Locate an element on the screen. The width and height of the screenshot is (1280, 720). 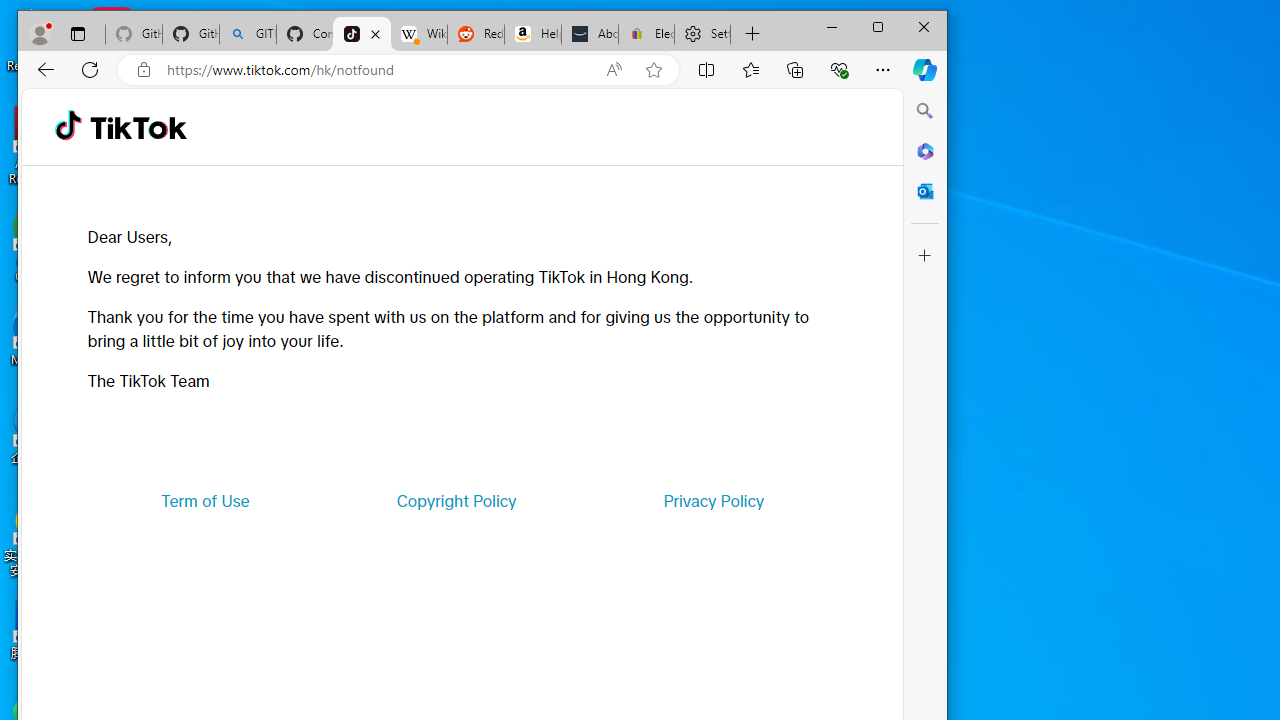
'Maximize' is located at coordinates (878, 27).